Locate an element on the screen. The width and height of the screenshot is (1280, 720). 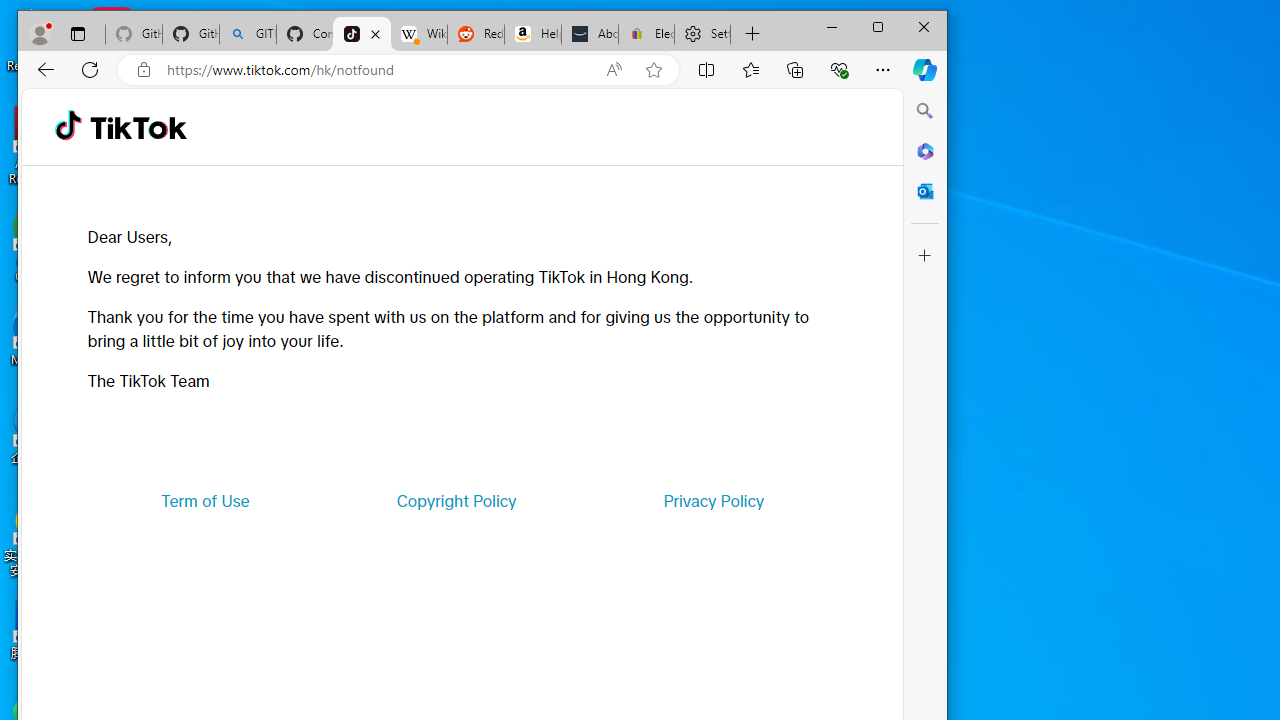
'Maximize' is located at coordinates (878, 27).